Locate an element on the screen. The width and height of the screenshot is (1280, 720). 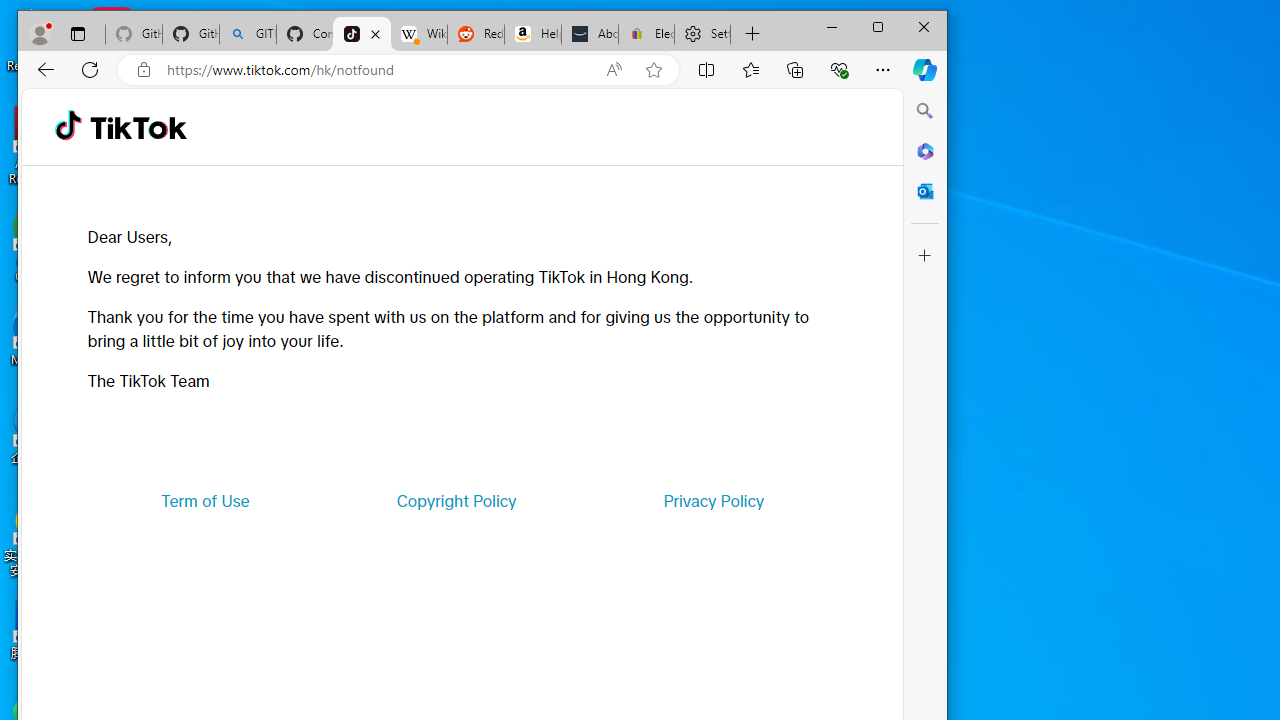
'Maximize' is located at coordinates (878, 27).